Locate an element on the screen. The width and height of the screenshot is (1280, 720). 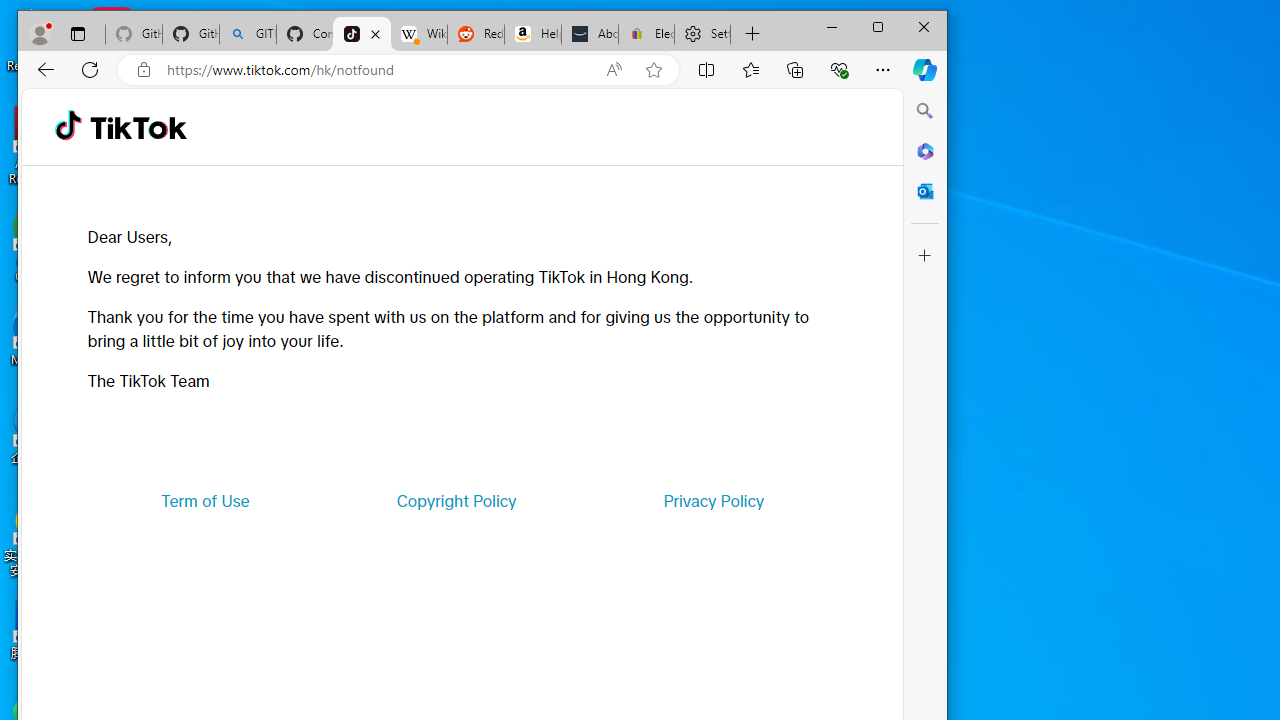
'Maximize' is located at coordinates (878, 27).